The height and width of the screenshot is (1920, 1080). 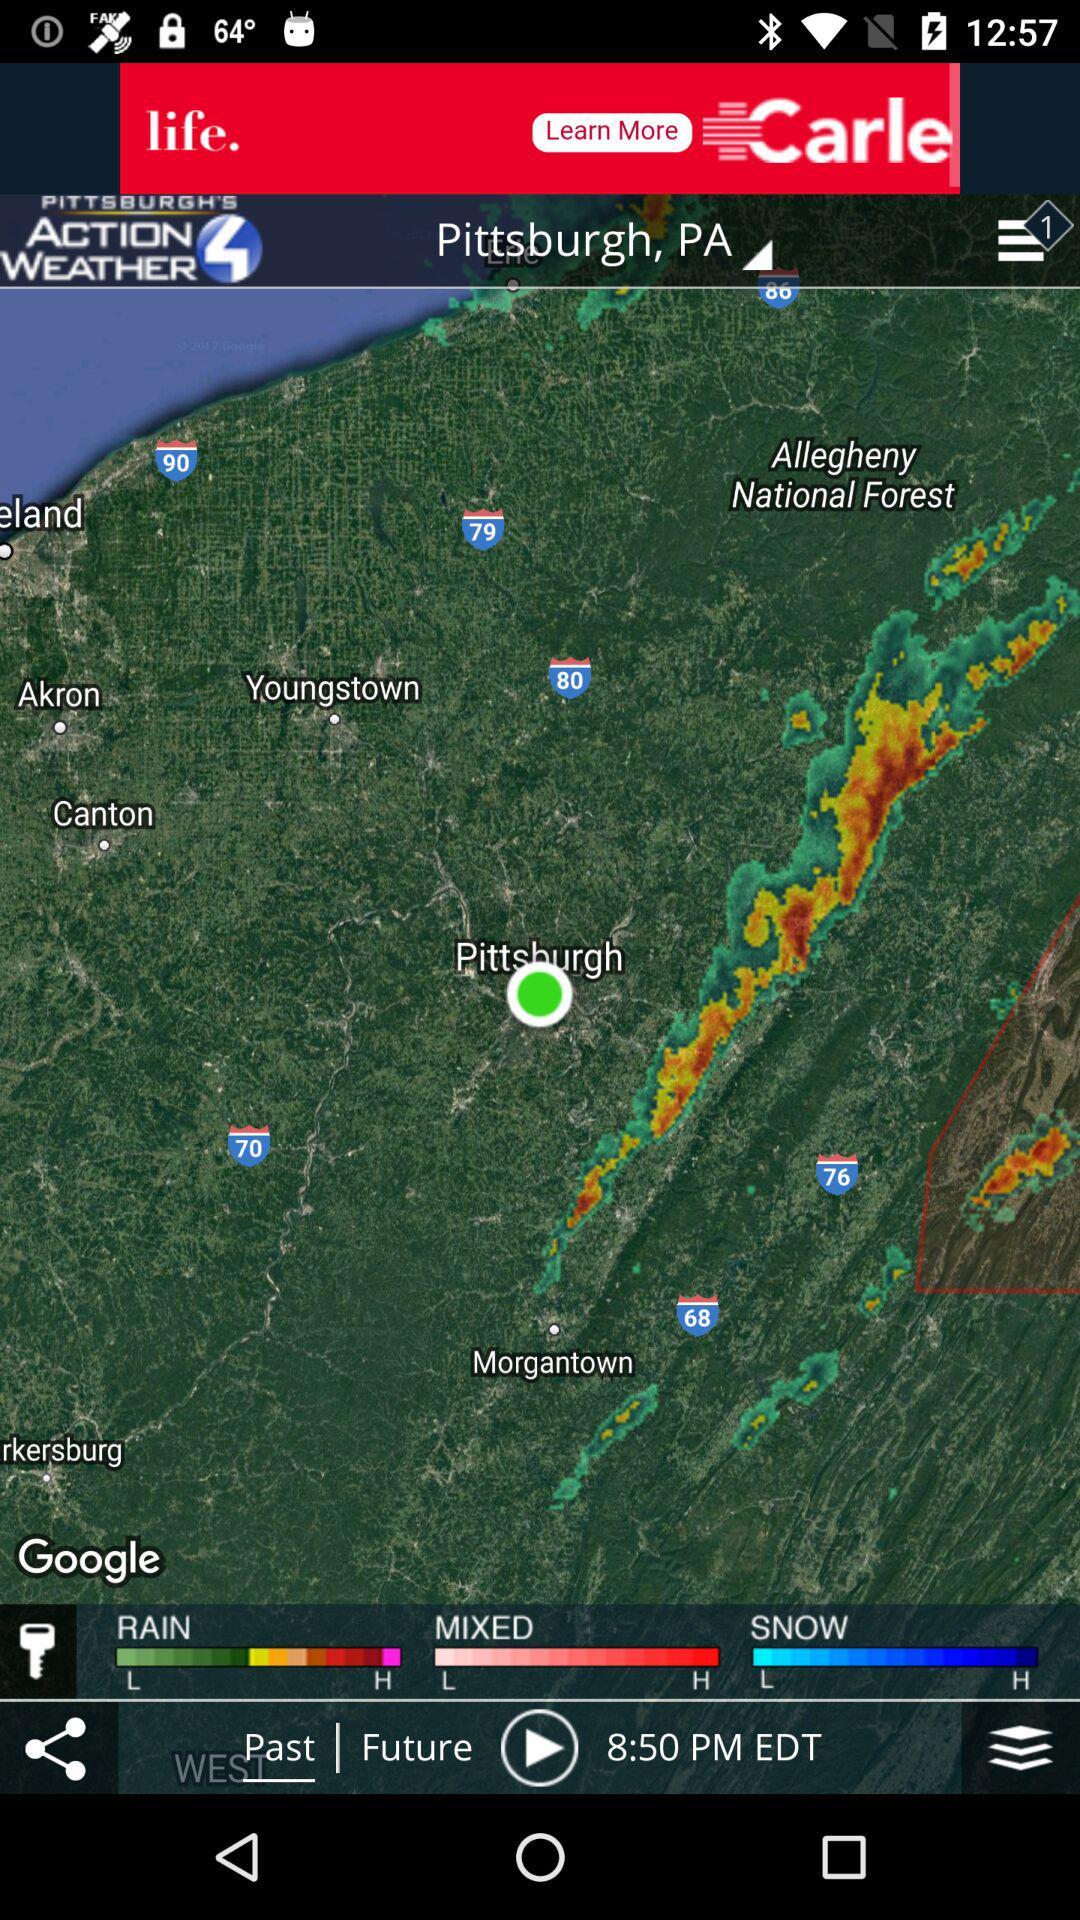 I want to click on open menu, so click(x=58, y=1746).